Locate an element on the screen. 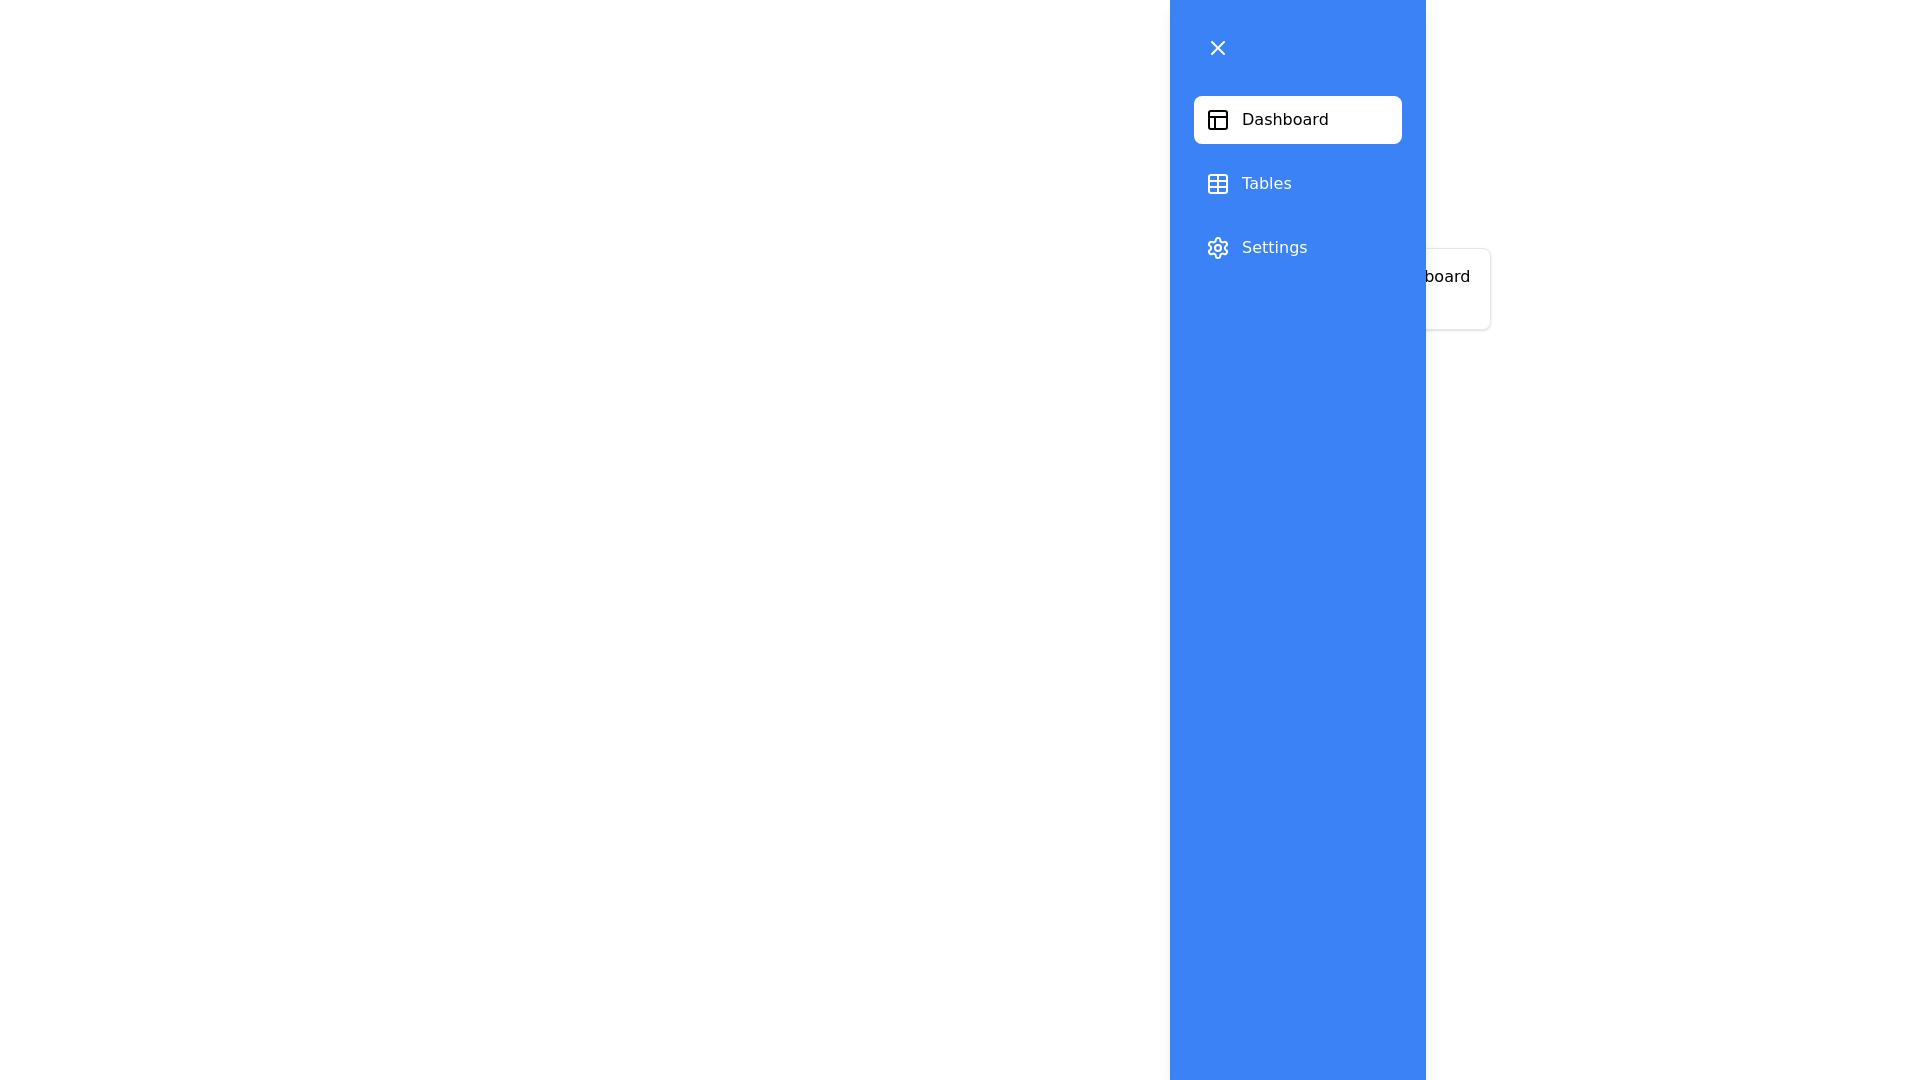 Image resolution: width=1920 pixels, height=1080 pixels. the section Tables from the list is located at coordinates (1297, 184).